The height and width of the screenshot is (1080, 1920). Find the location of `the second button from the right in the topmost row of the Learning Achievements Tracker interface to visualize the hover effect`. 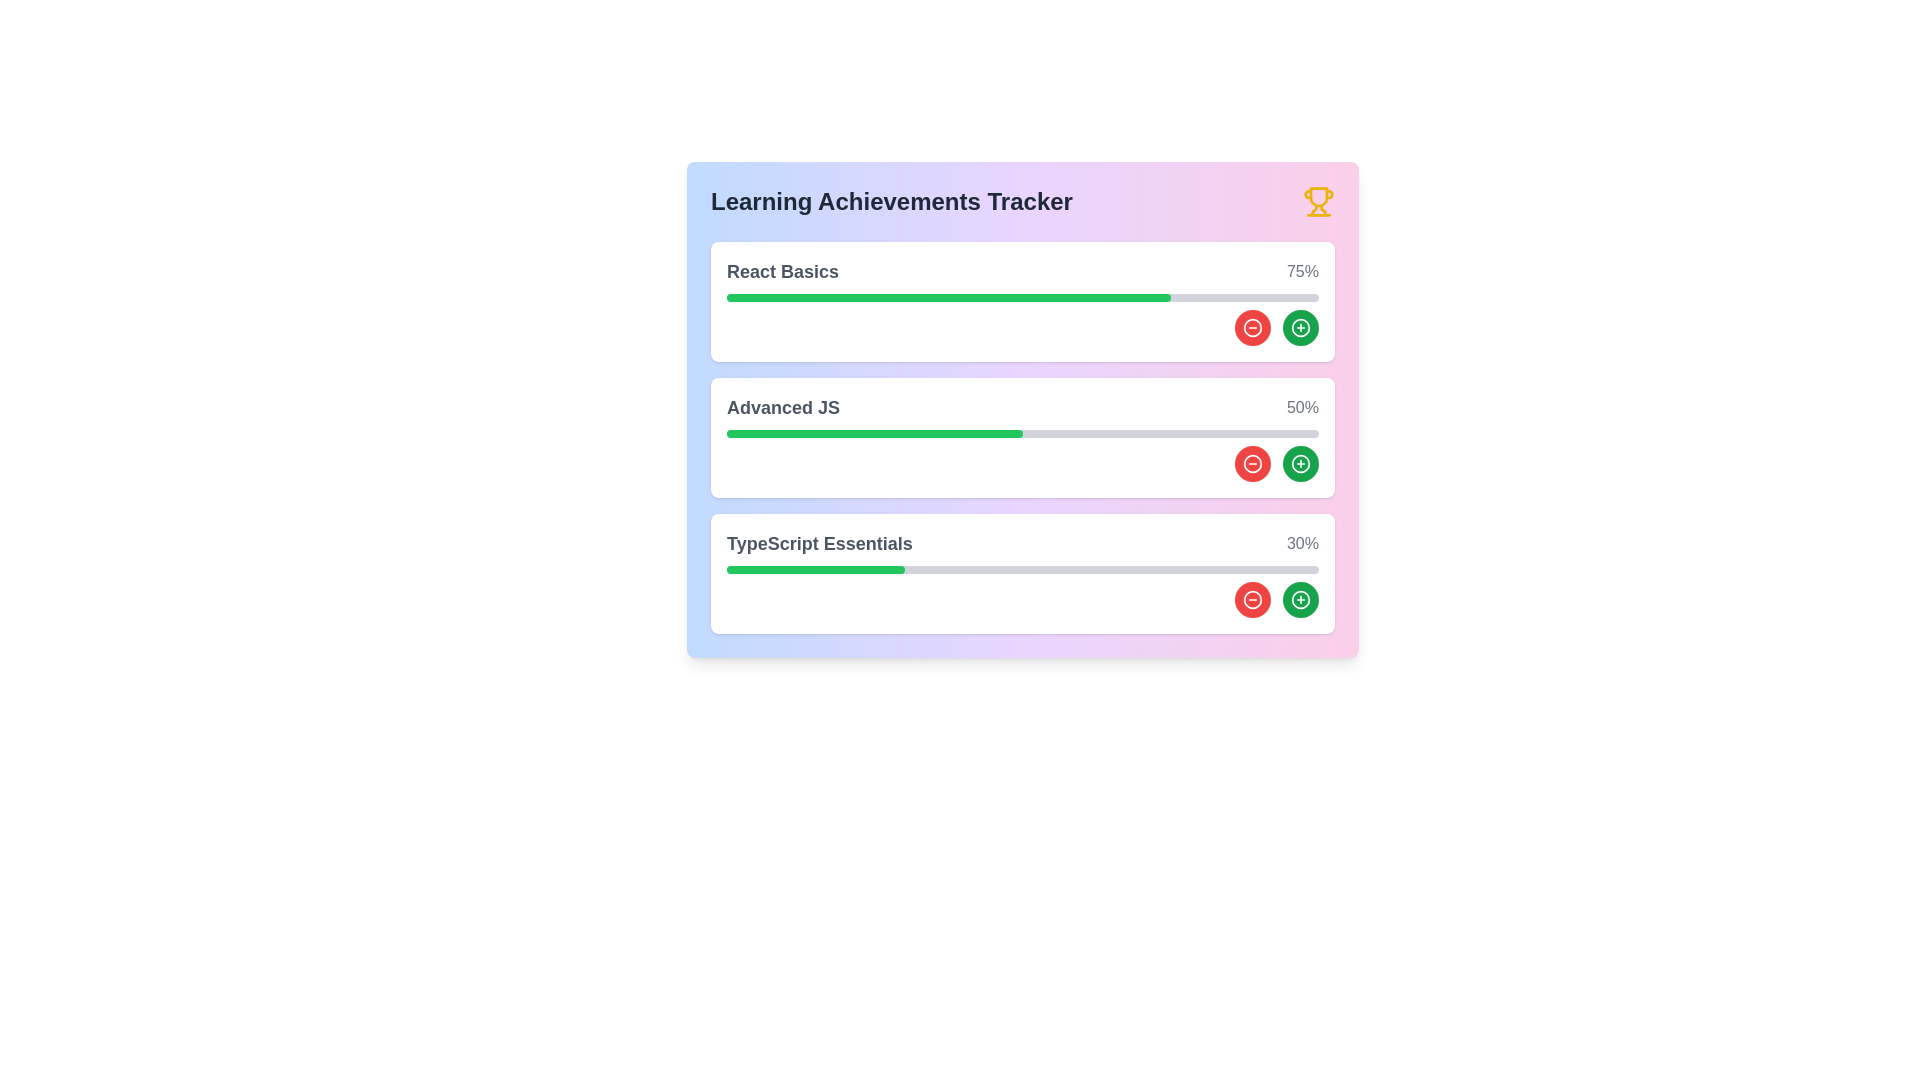

the second button from the right in the topmost row of the Learning Achievements Tracker interface to visualize the hover effect is located at coordinates (1300, 326).